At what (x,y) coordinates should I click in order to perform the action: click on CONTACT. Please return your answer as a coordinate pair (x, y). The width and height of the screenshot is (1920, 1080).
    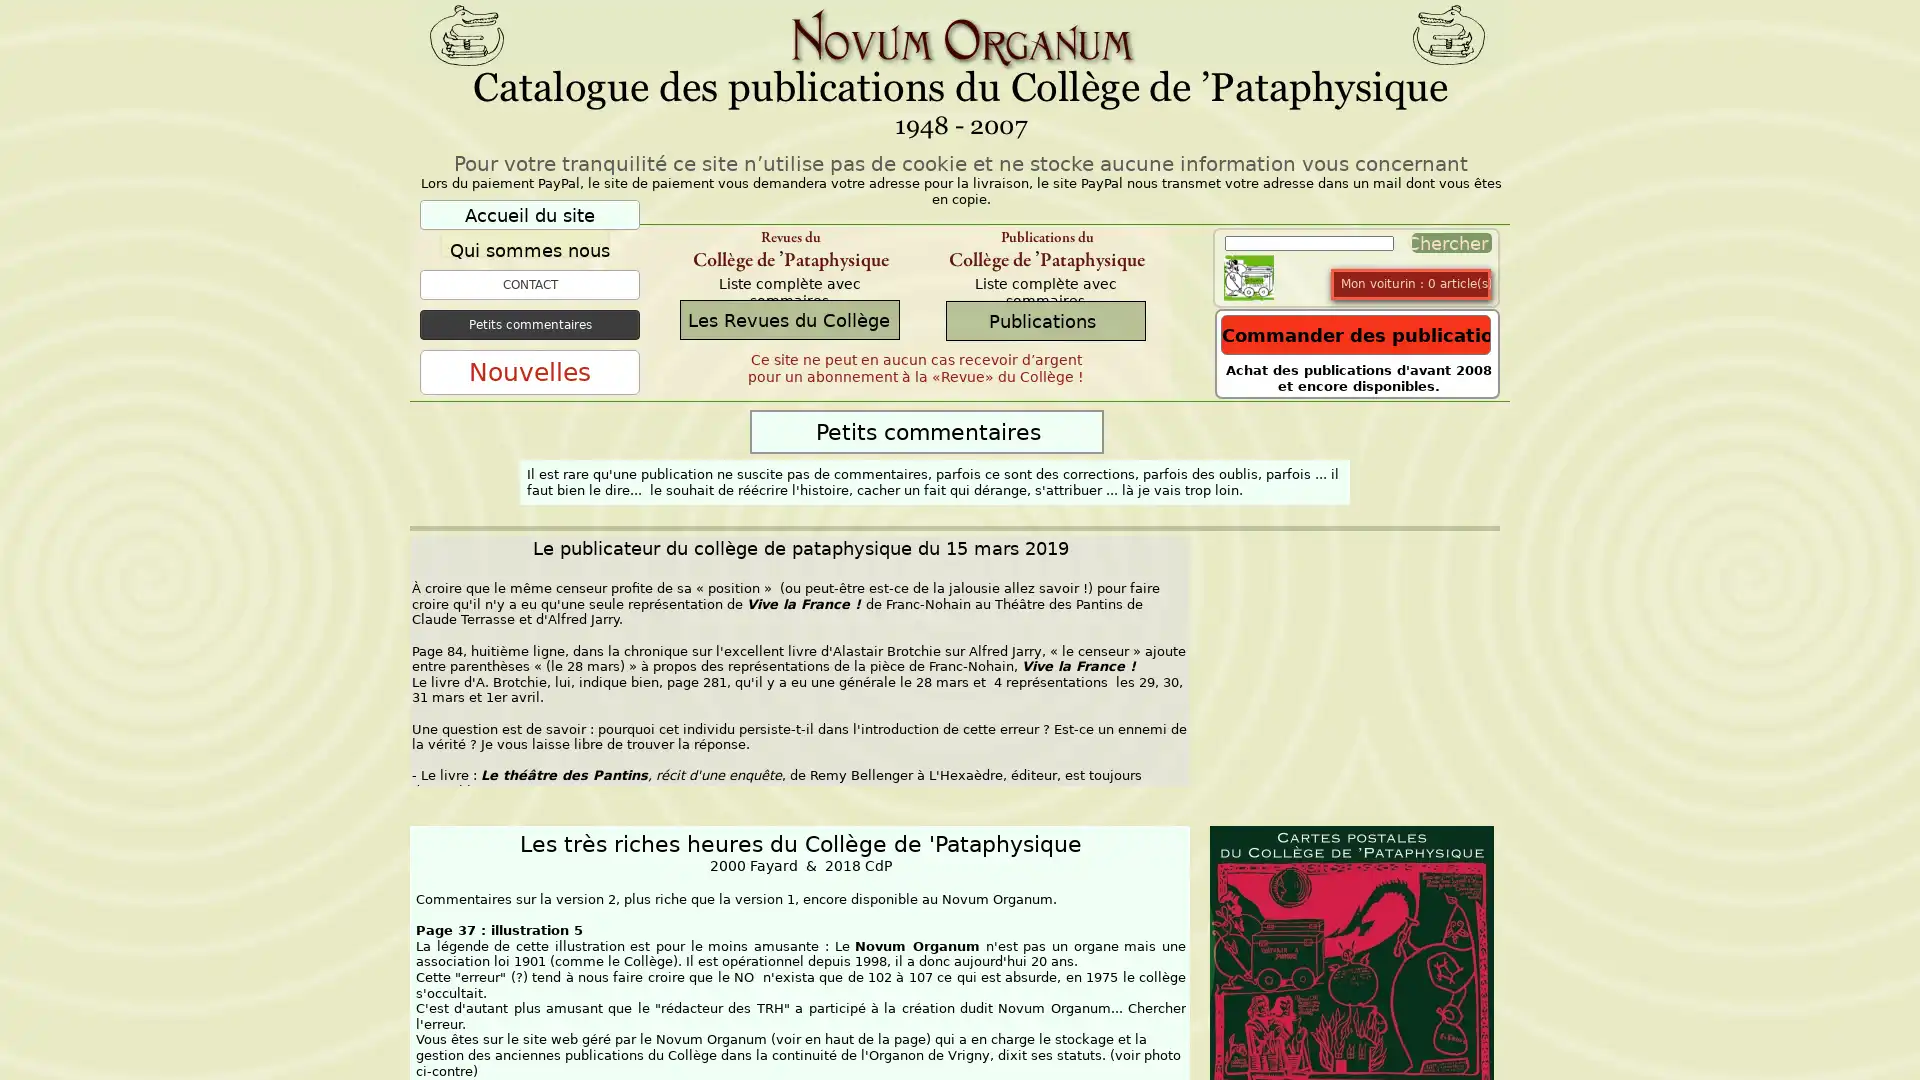
    Looking at the image, I should click on (529, 285).